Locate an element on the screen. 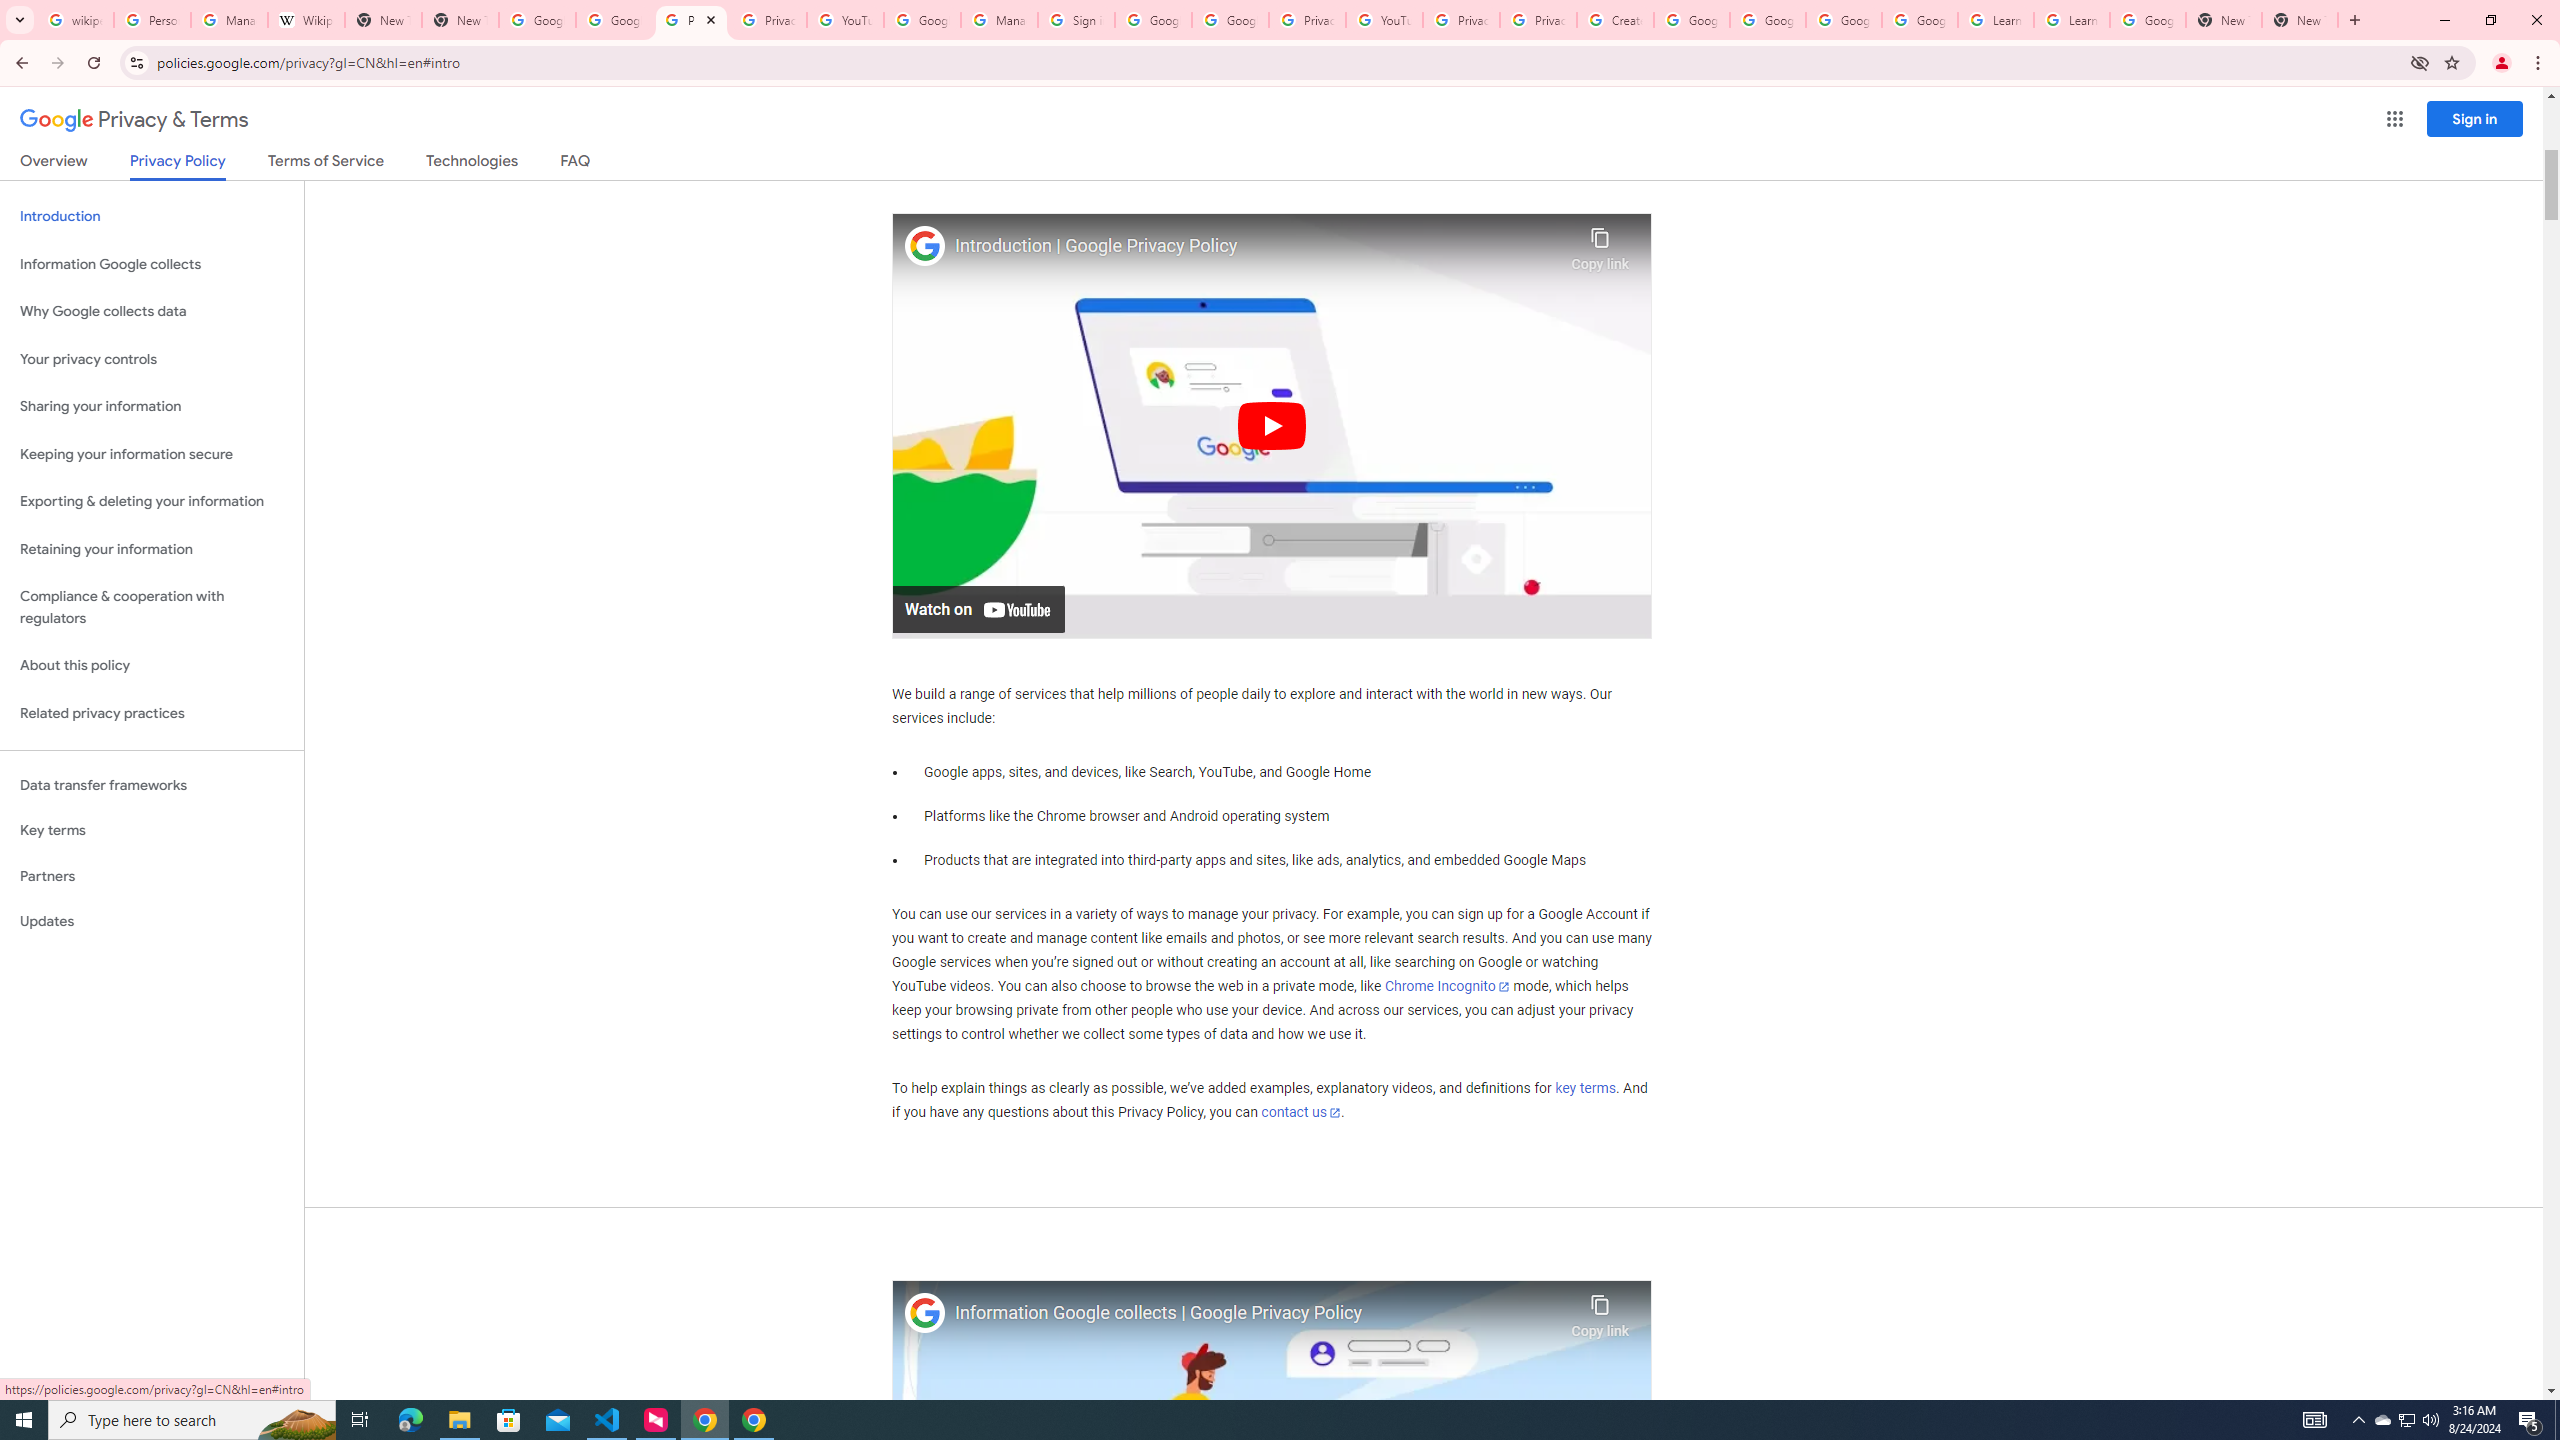 The width and height of the screenshot is (2560, 1440). 'key terms' is located at coordinates (1583, 1087).